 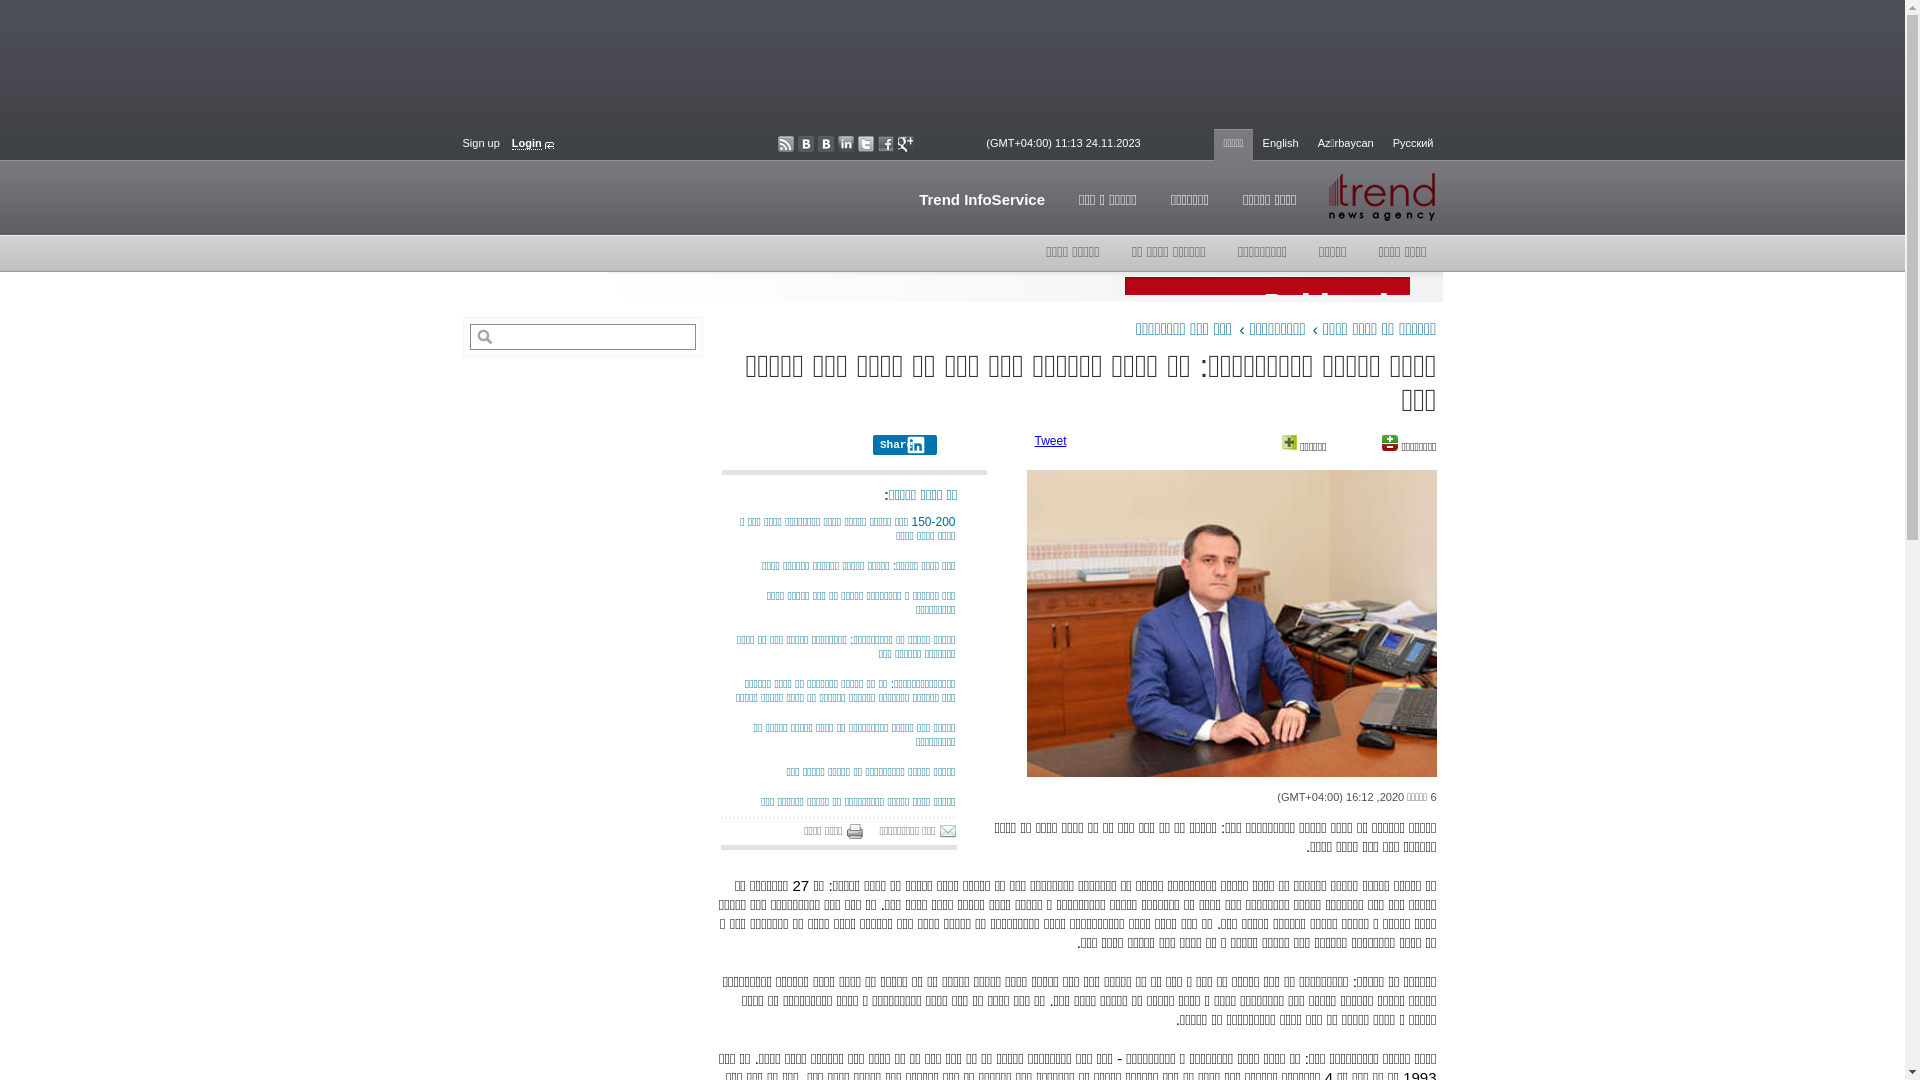 I want to click on 'Tweet', so click(x=1049, y=439).